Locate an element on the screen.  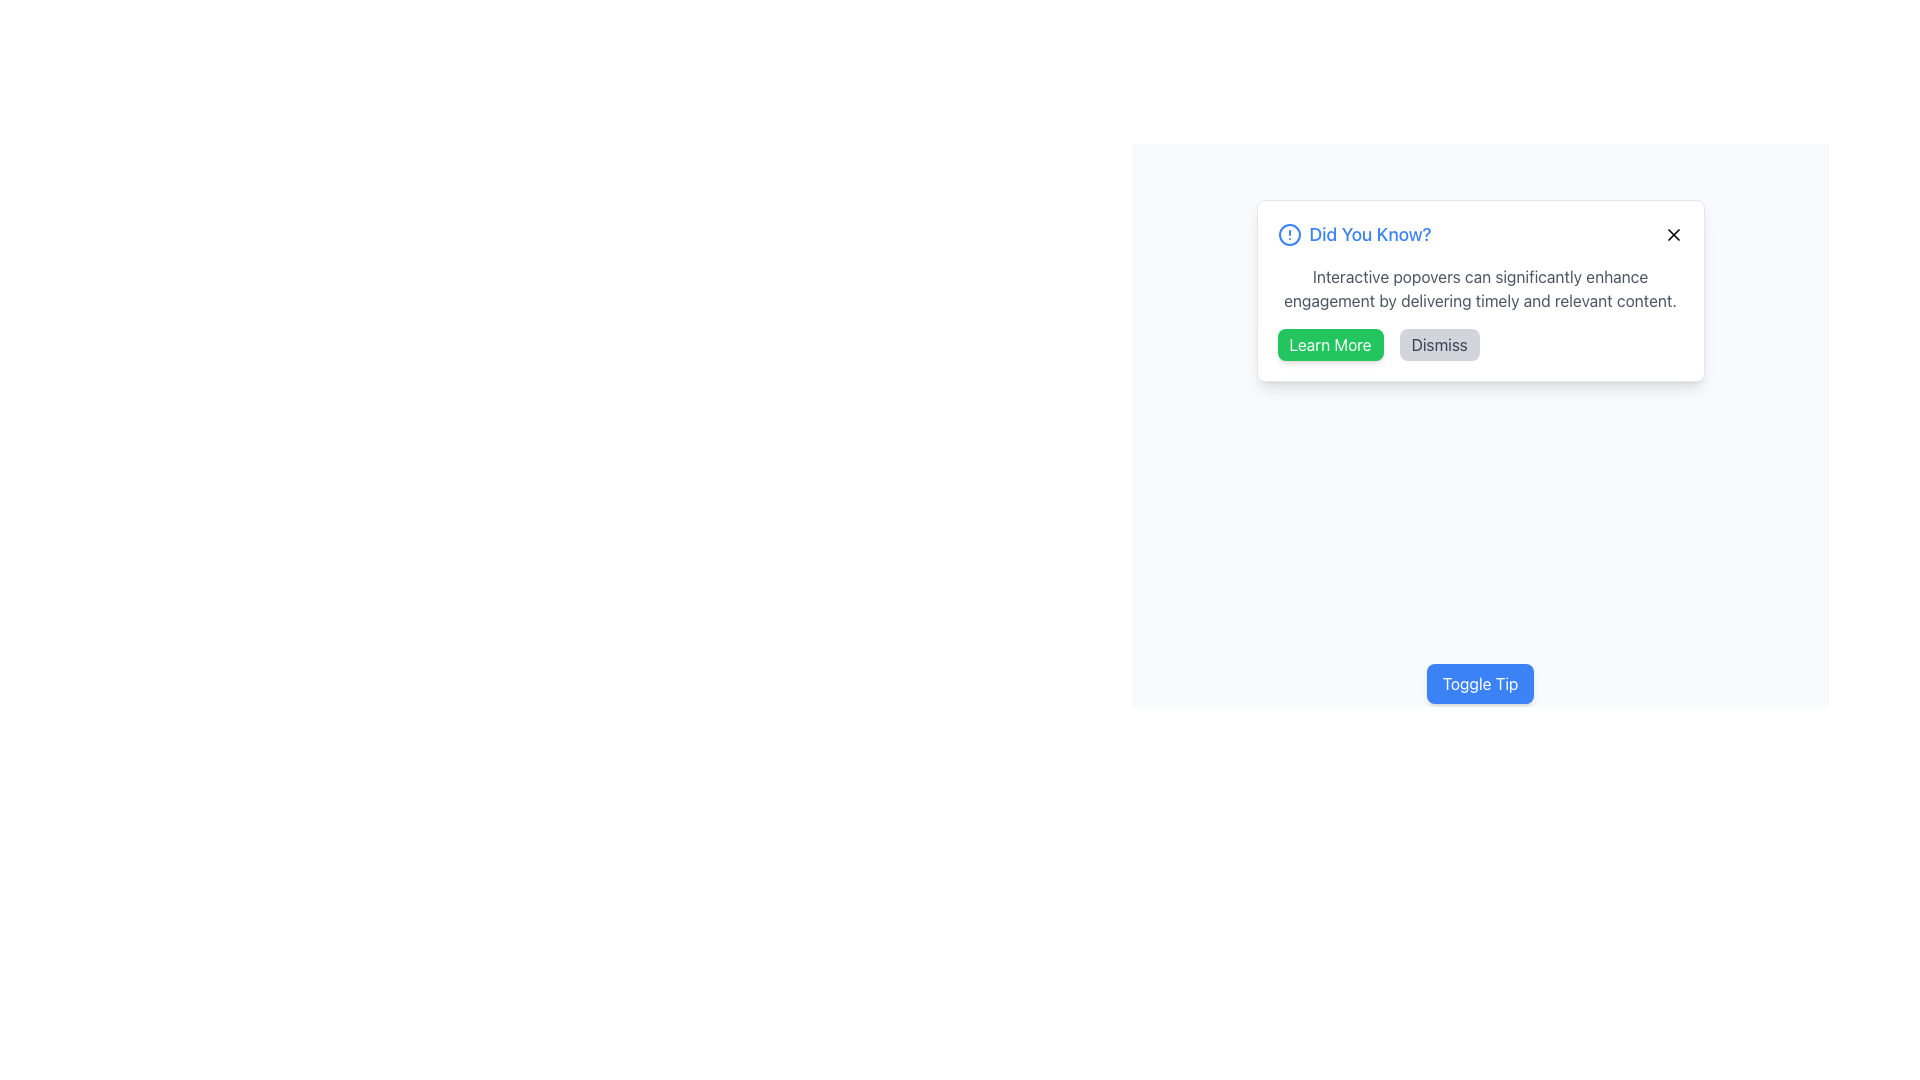
the Text Display element that provides additional context in the popup window titled 'Did You Know?' is located at coordinates (1480, 289).